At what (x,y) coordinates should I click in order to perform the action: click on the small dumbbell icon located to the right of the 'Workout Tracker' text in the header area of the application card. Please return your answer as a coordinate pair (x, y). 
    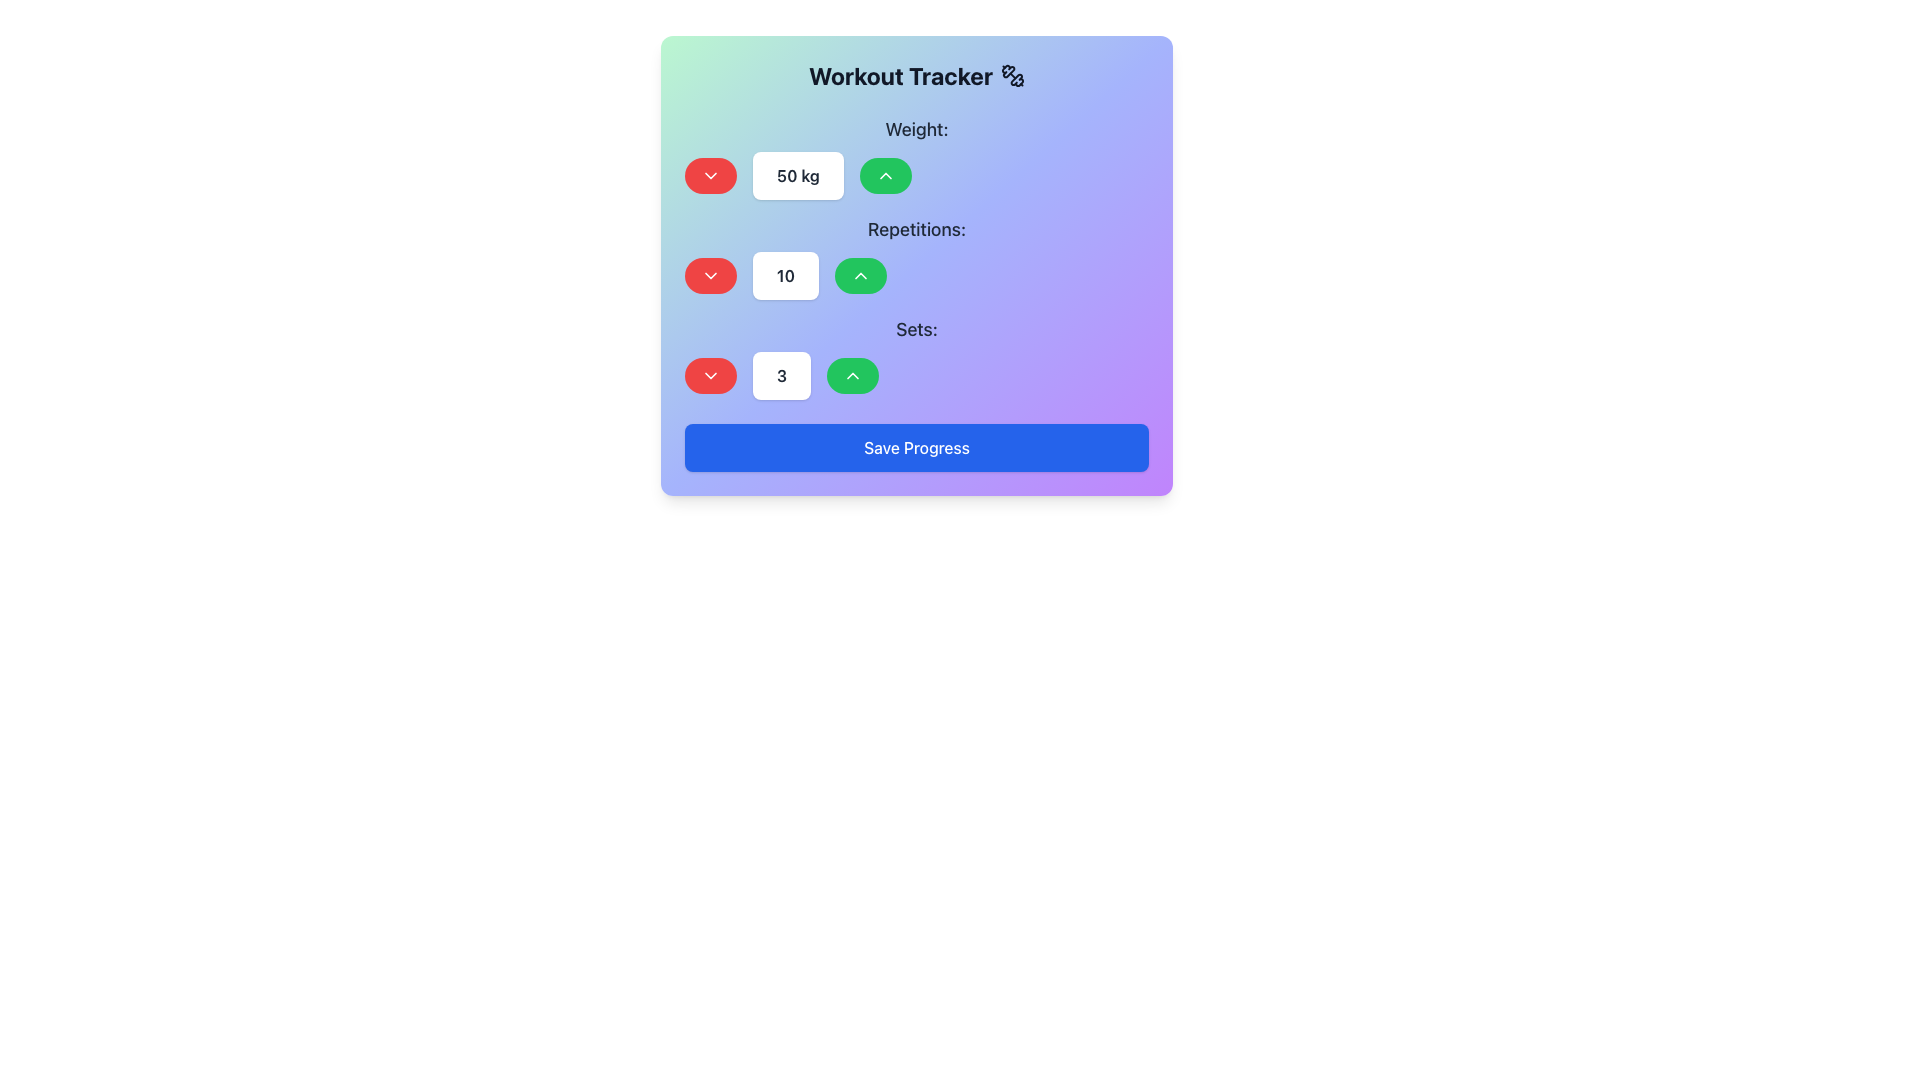
    Looking at the image, I should click on (1012, 75).